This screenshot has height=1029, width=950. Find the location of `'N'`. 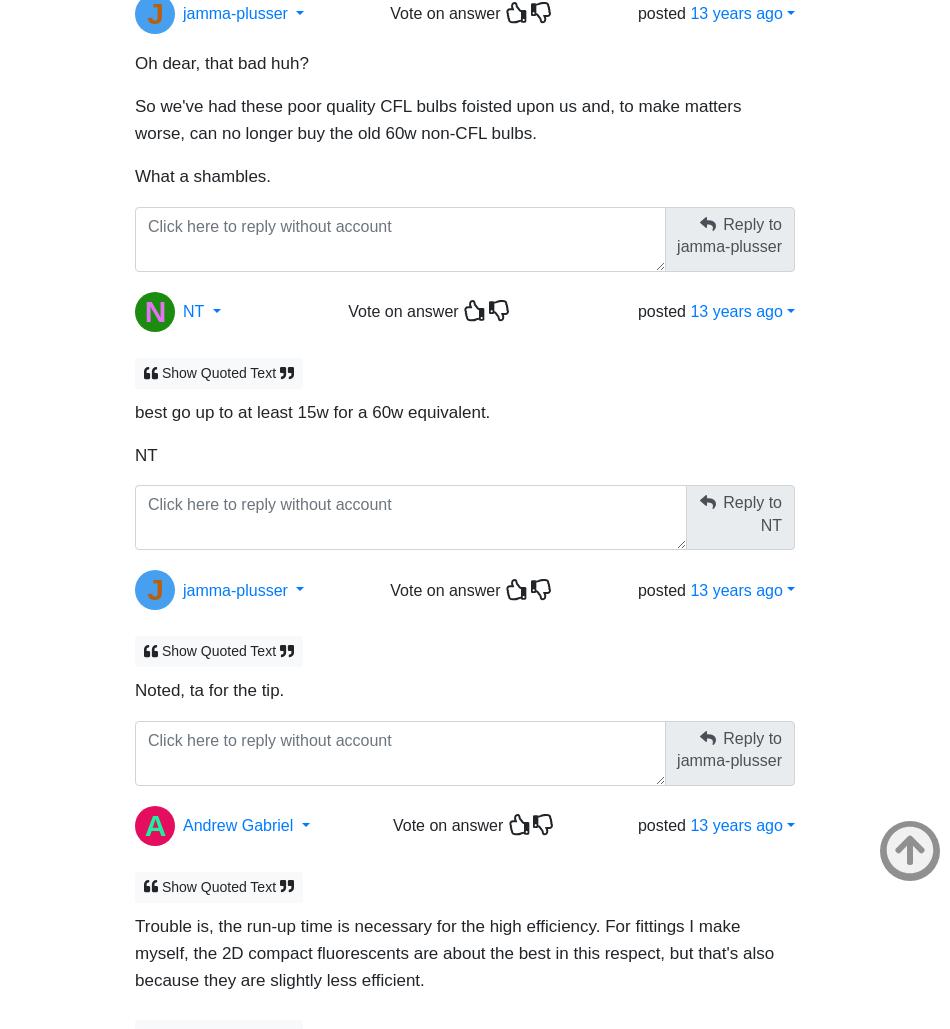

'N' is located at coordinates (144, 301).